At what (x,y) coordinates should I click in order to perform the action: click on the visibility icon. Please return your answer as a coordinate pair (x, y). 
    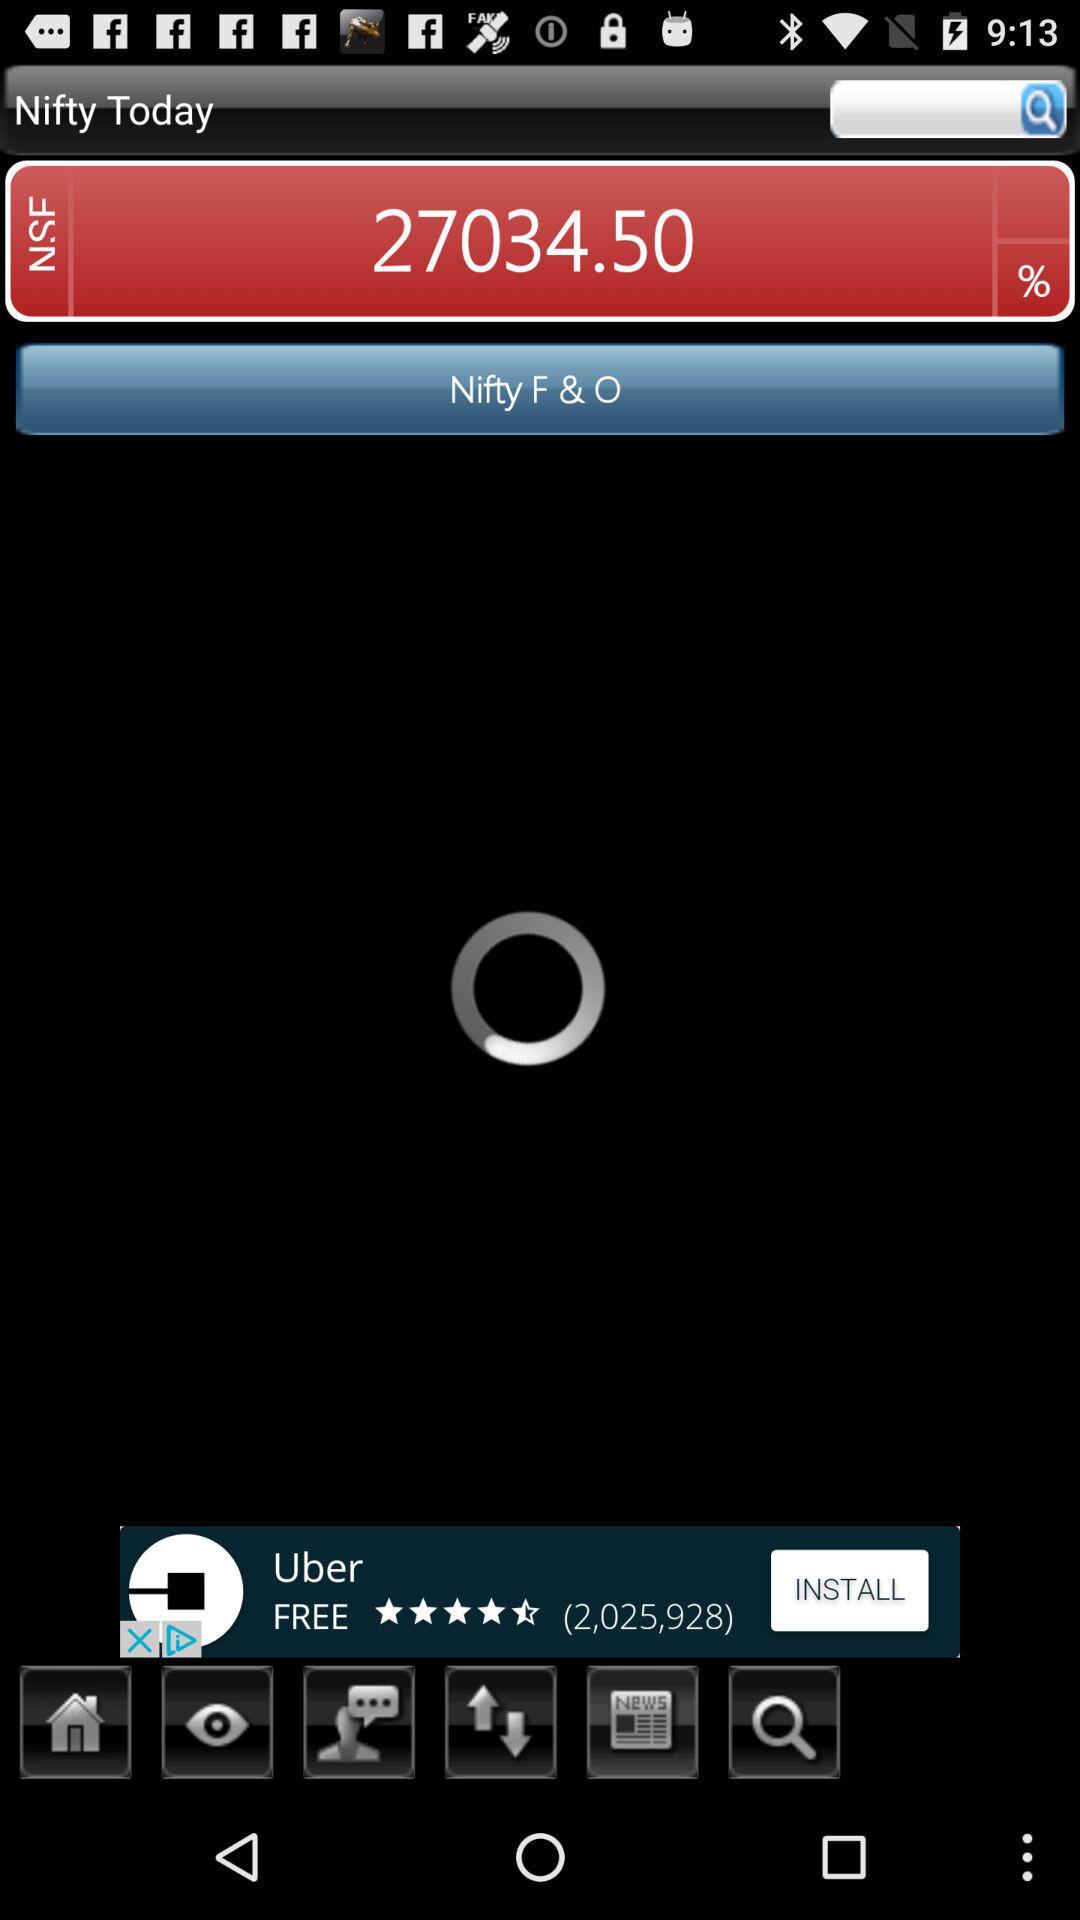
    Looking at the image, I should click on (217, 1848).